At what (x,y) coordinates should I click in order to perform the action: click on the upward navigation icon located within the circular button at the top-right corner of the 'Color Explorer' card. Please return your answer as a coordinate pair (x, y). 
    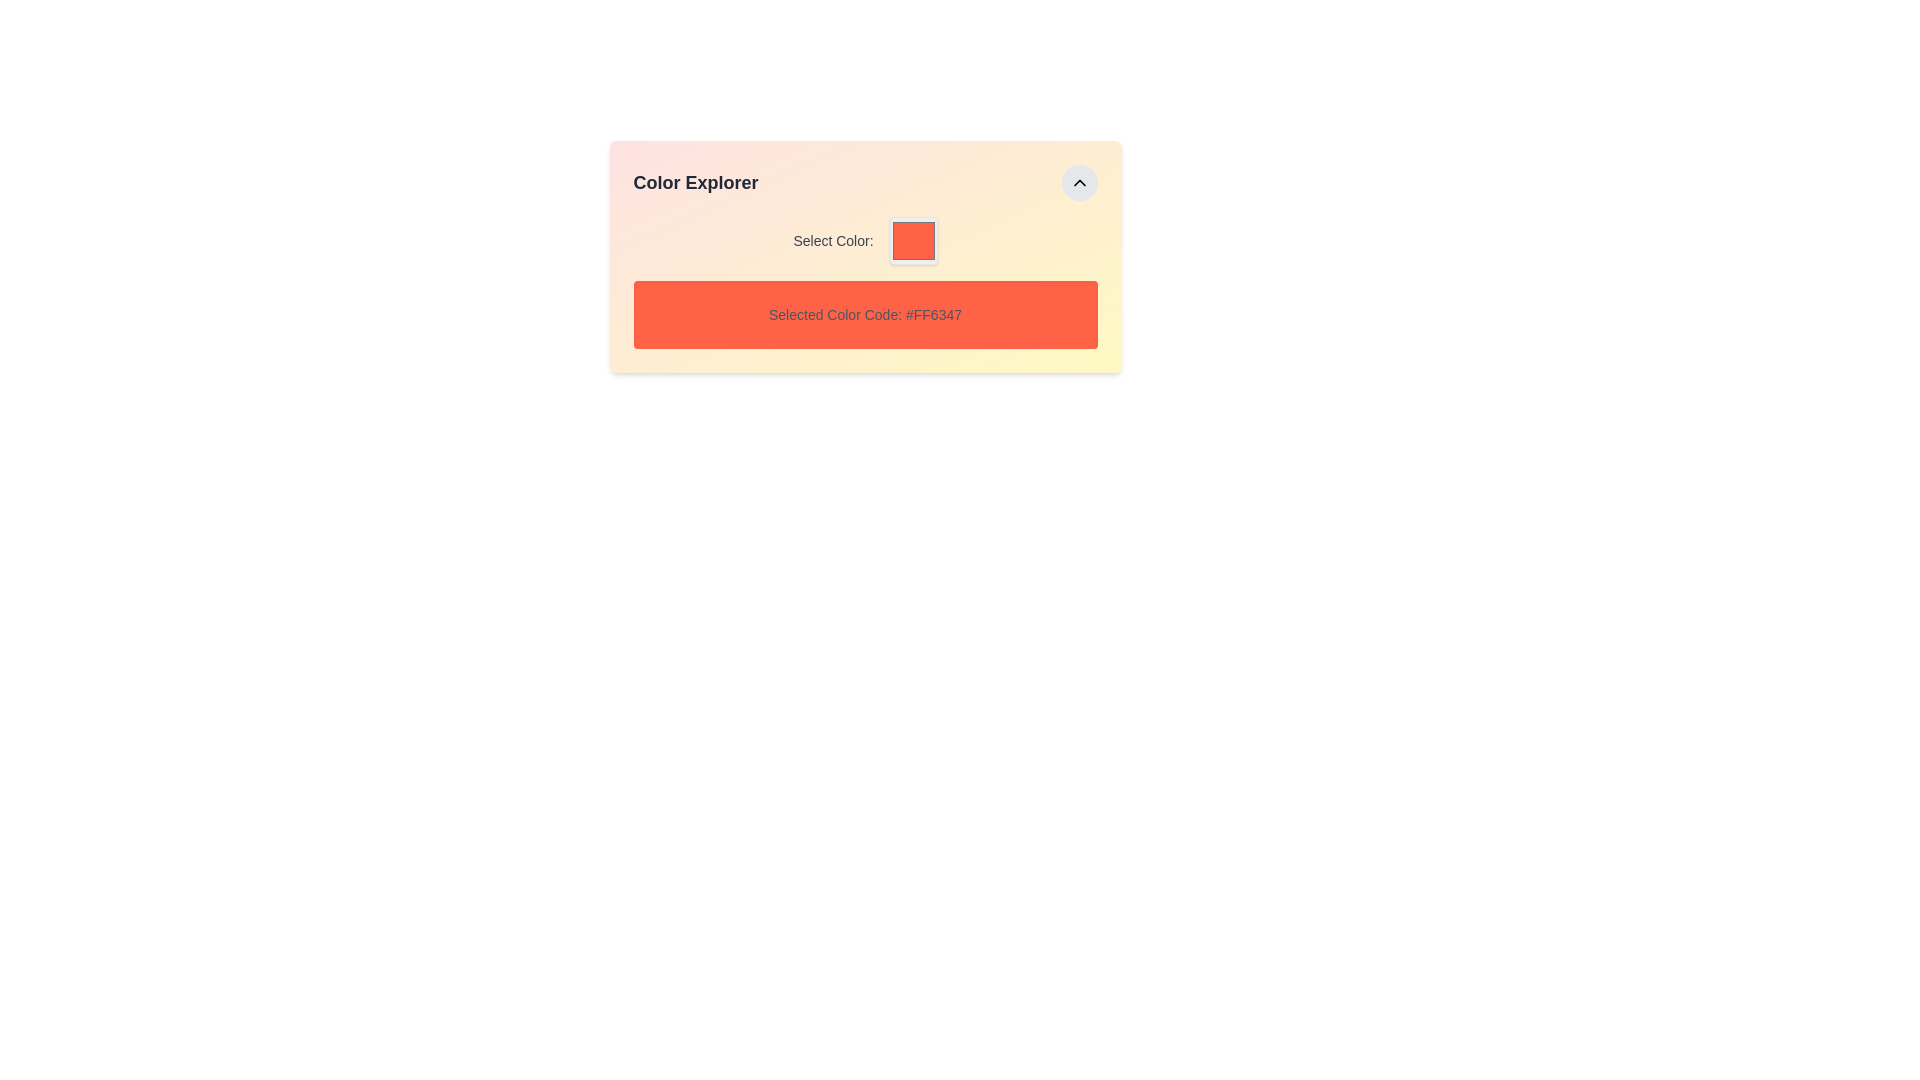
    Looking at the image, I should click on (1078, 182).